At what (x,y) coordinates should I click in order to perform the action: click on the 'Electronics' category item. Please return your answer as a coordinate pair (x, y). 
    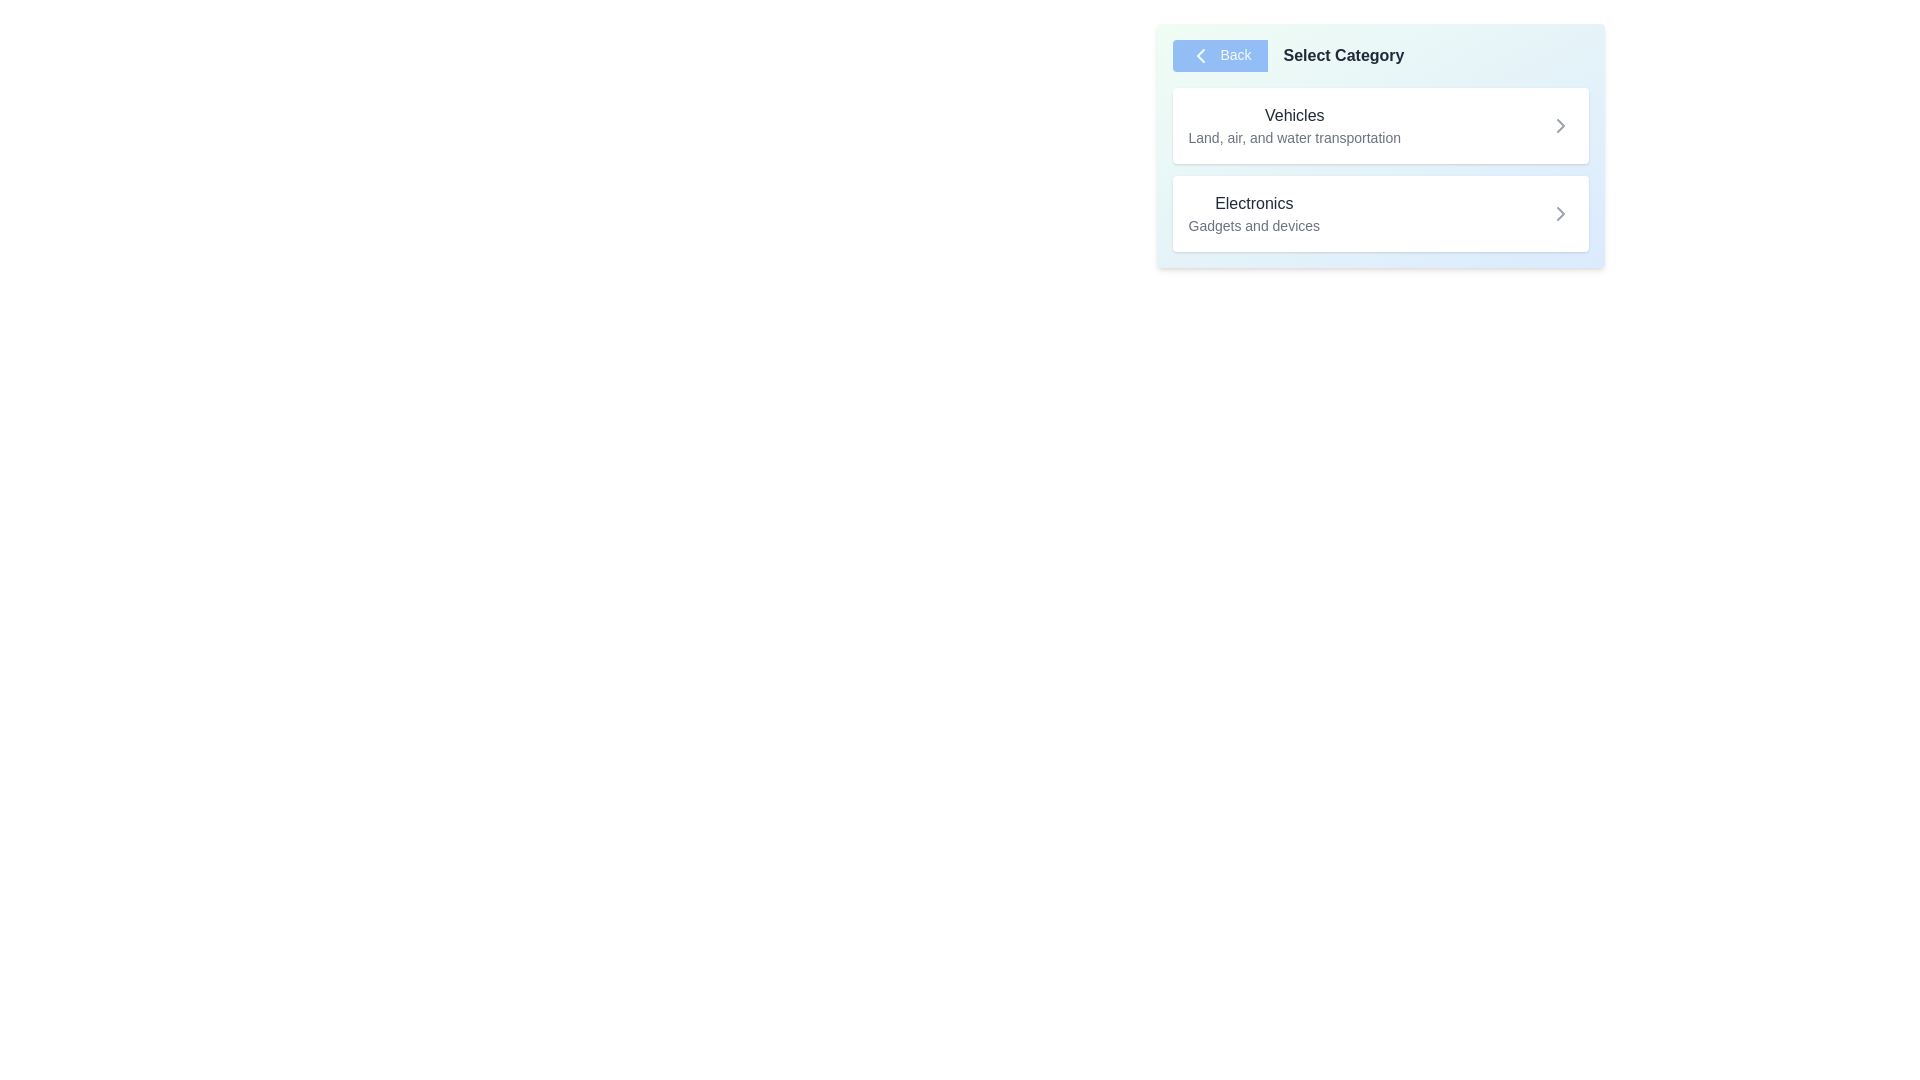
    Looking at the image, I should click on (1253, 213).